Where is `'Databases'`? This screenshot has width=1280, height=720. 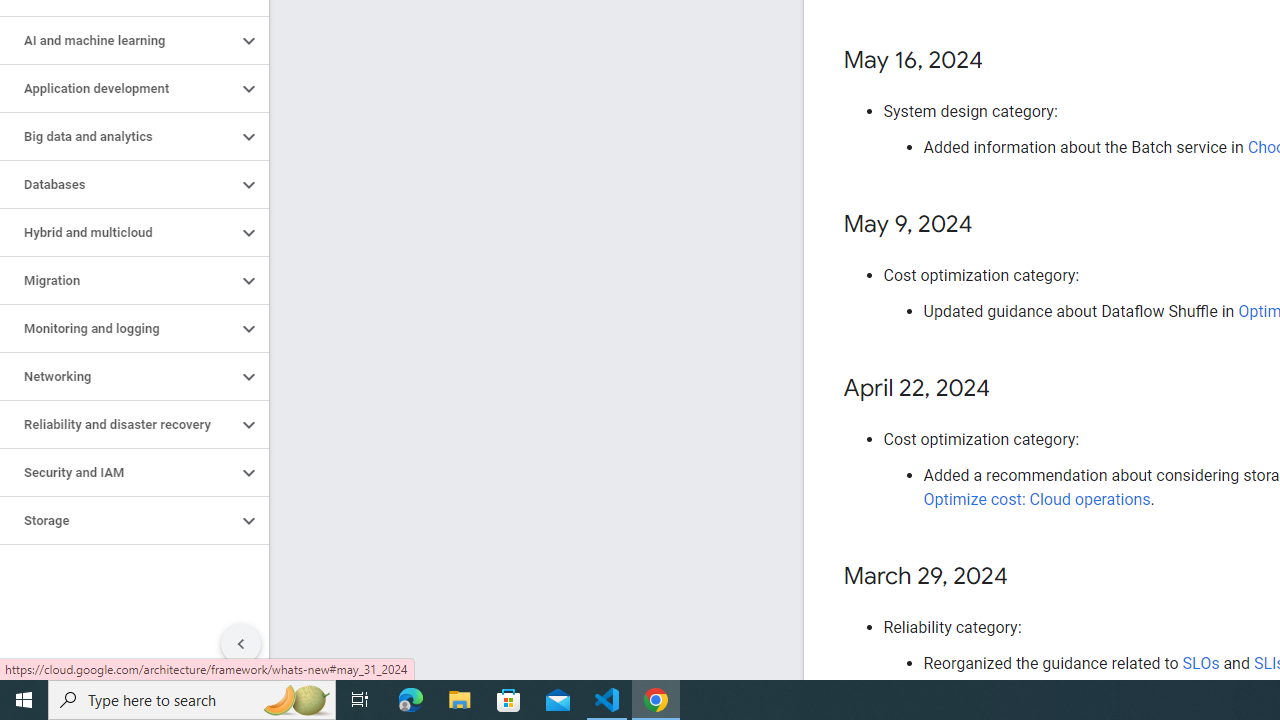
'Databases' is located at coordinates (117, 185).